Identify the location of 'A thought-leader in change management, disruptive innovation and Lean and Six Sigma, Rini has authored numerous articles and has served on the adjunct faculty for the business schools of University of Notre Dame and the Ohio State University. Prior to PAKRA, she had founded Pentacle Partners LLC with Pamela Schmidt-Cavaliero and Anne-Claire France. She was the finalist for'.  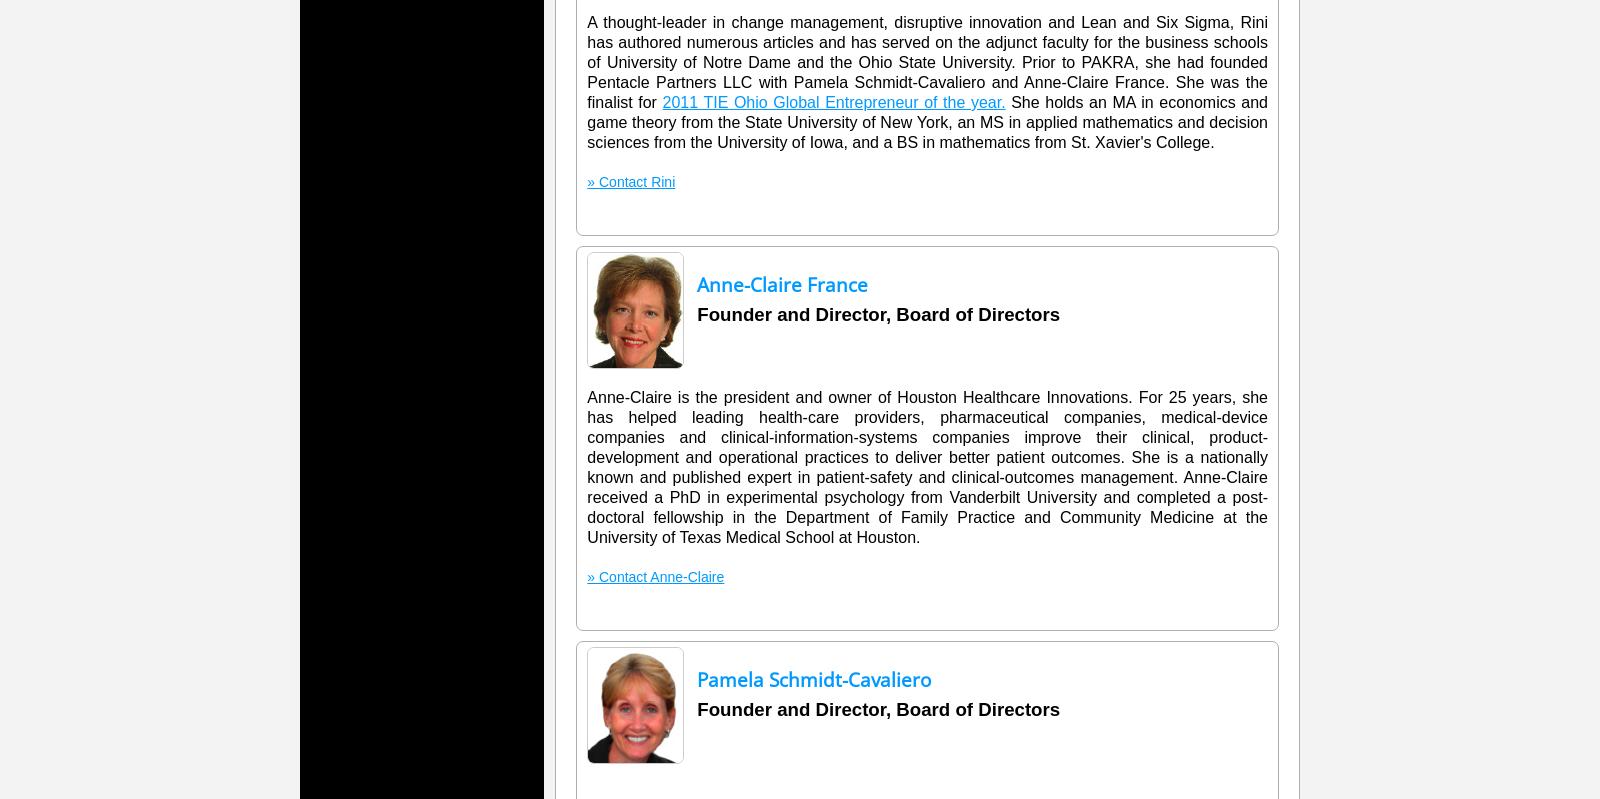
(586, 62).